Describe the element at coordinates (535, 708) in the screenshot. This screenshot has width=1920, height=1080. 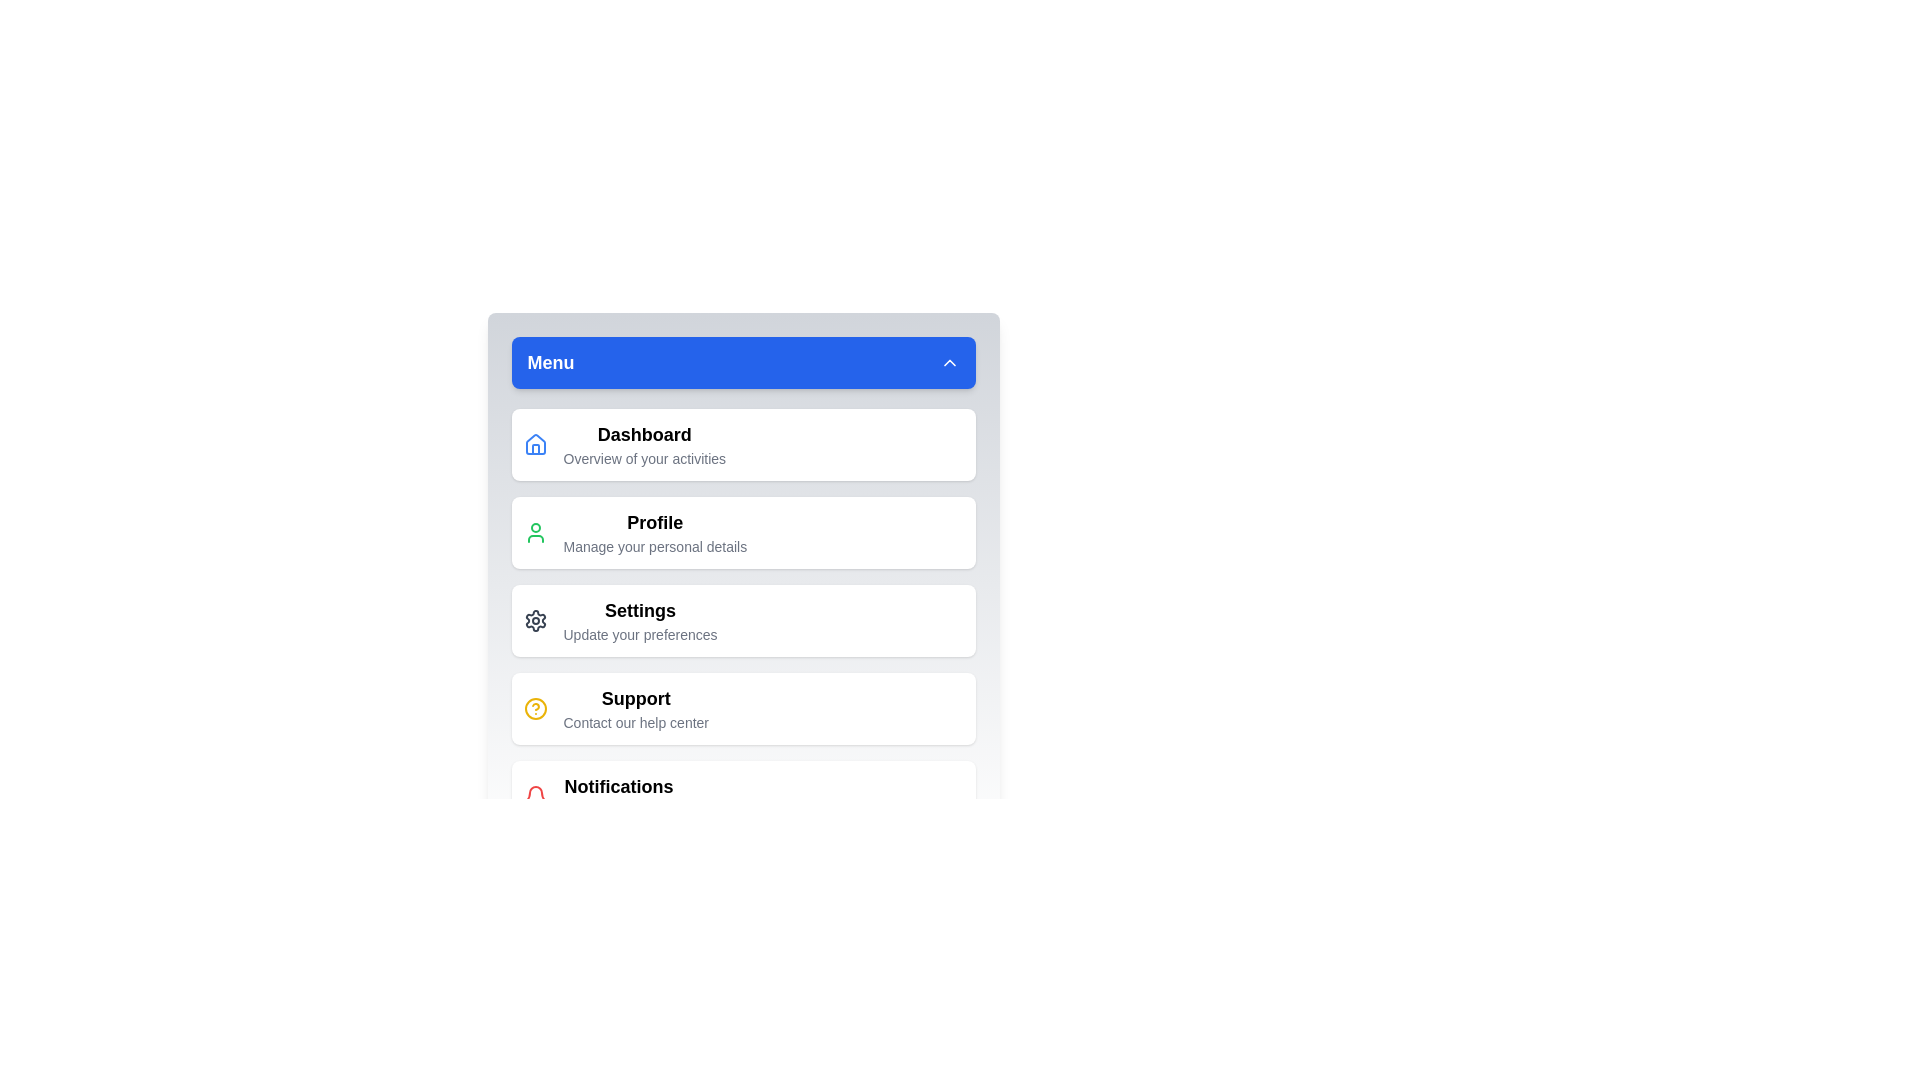
I see `the SVG circle element that is part of the help icon, located next to the 'Support' text` at that location.